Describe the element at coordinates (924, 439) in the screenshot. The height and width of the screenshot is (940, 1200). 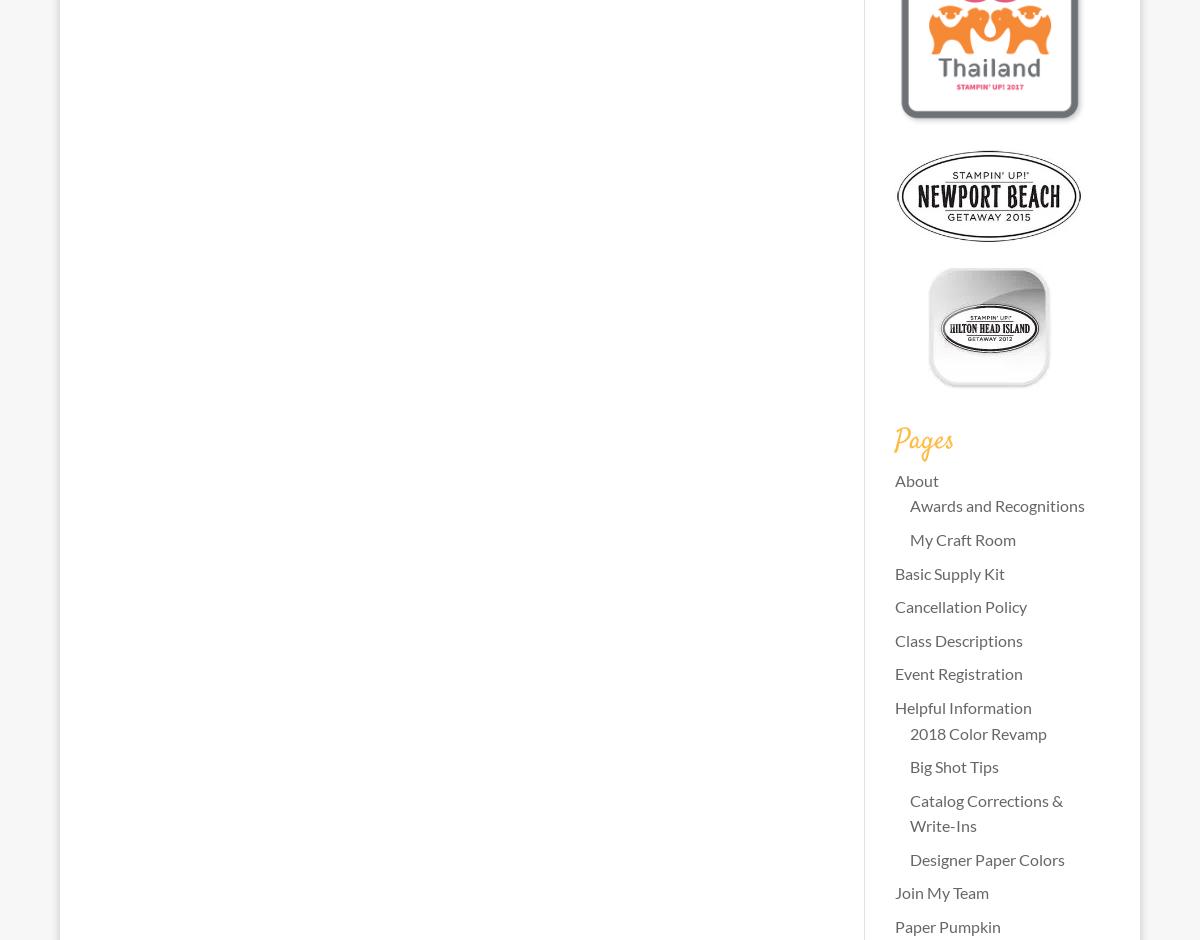
I see `'Pages'` at that location.